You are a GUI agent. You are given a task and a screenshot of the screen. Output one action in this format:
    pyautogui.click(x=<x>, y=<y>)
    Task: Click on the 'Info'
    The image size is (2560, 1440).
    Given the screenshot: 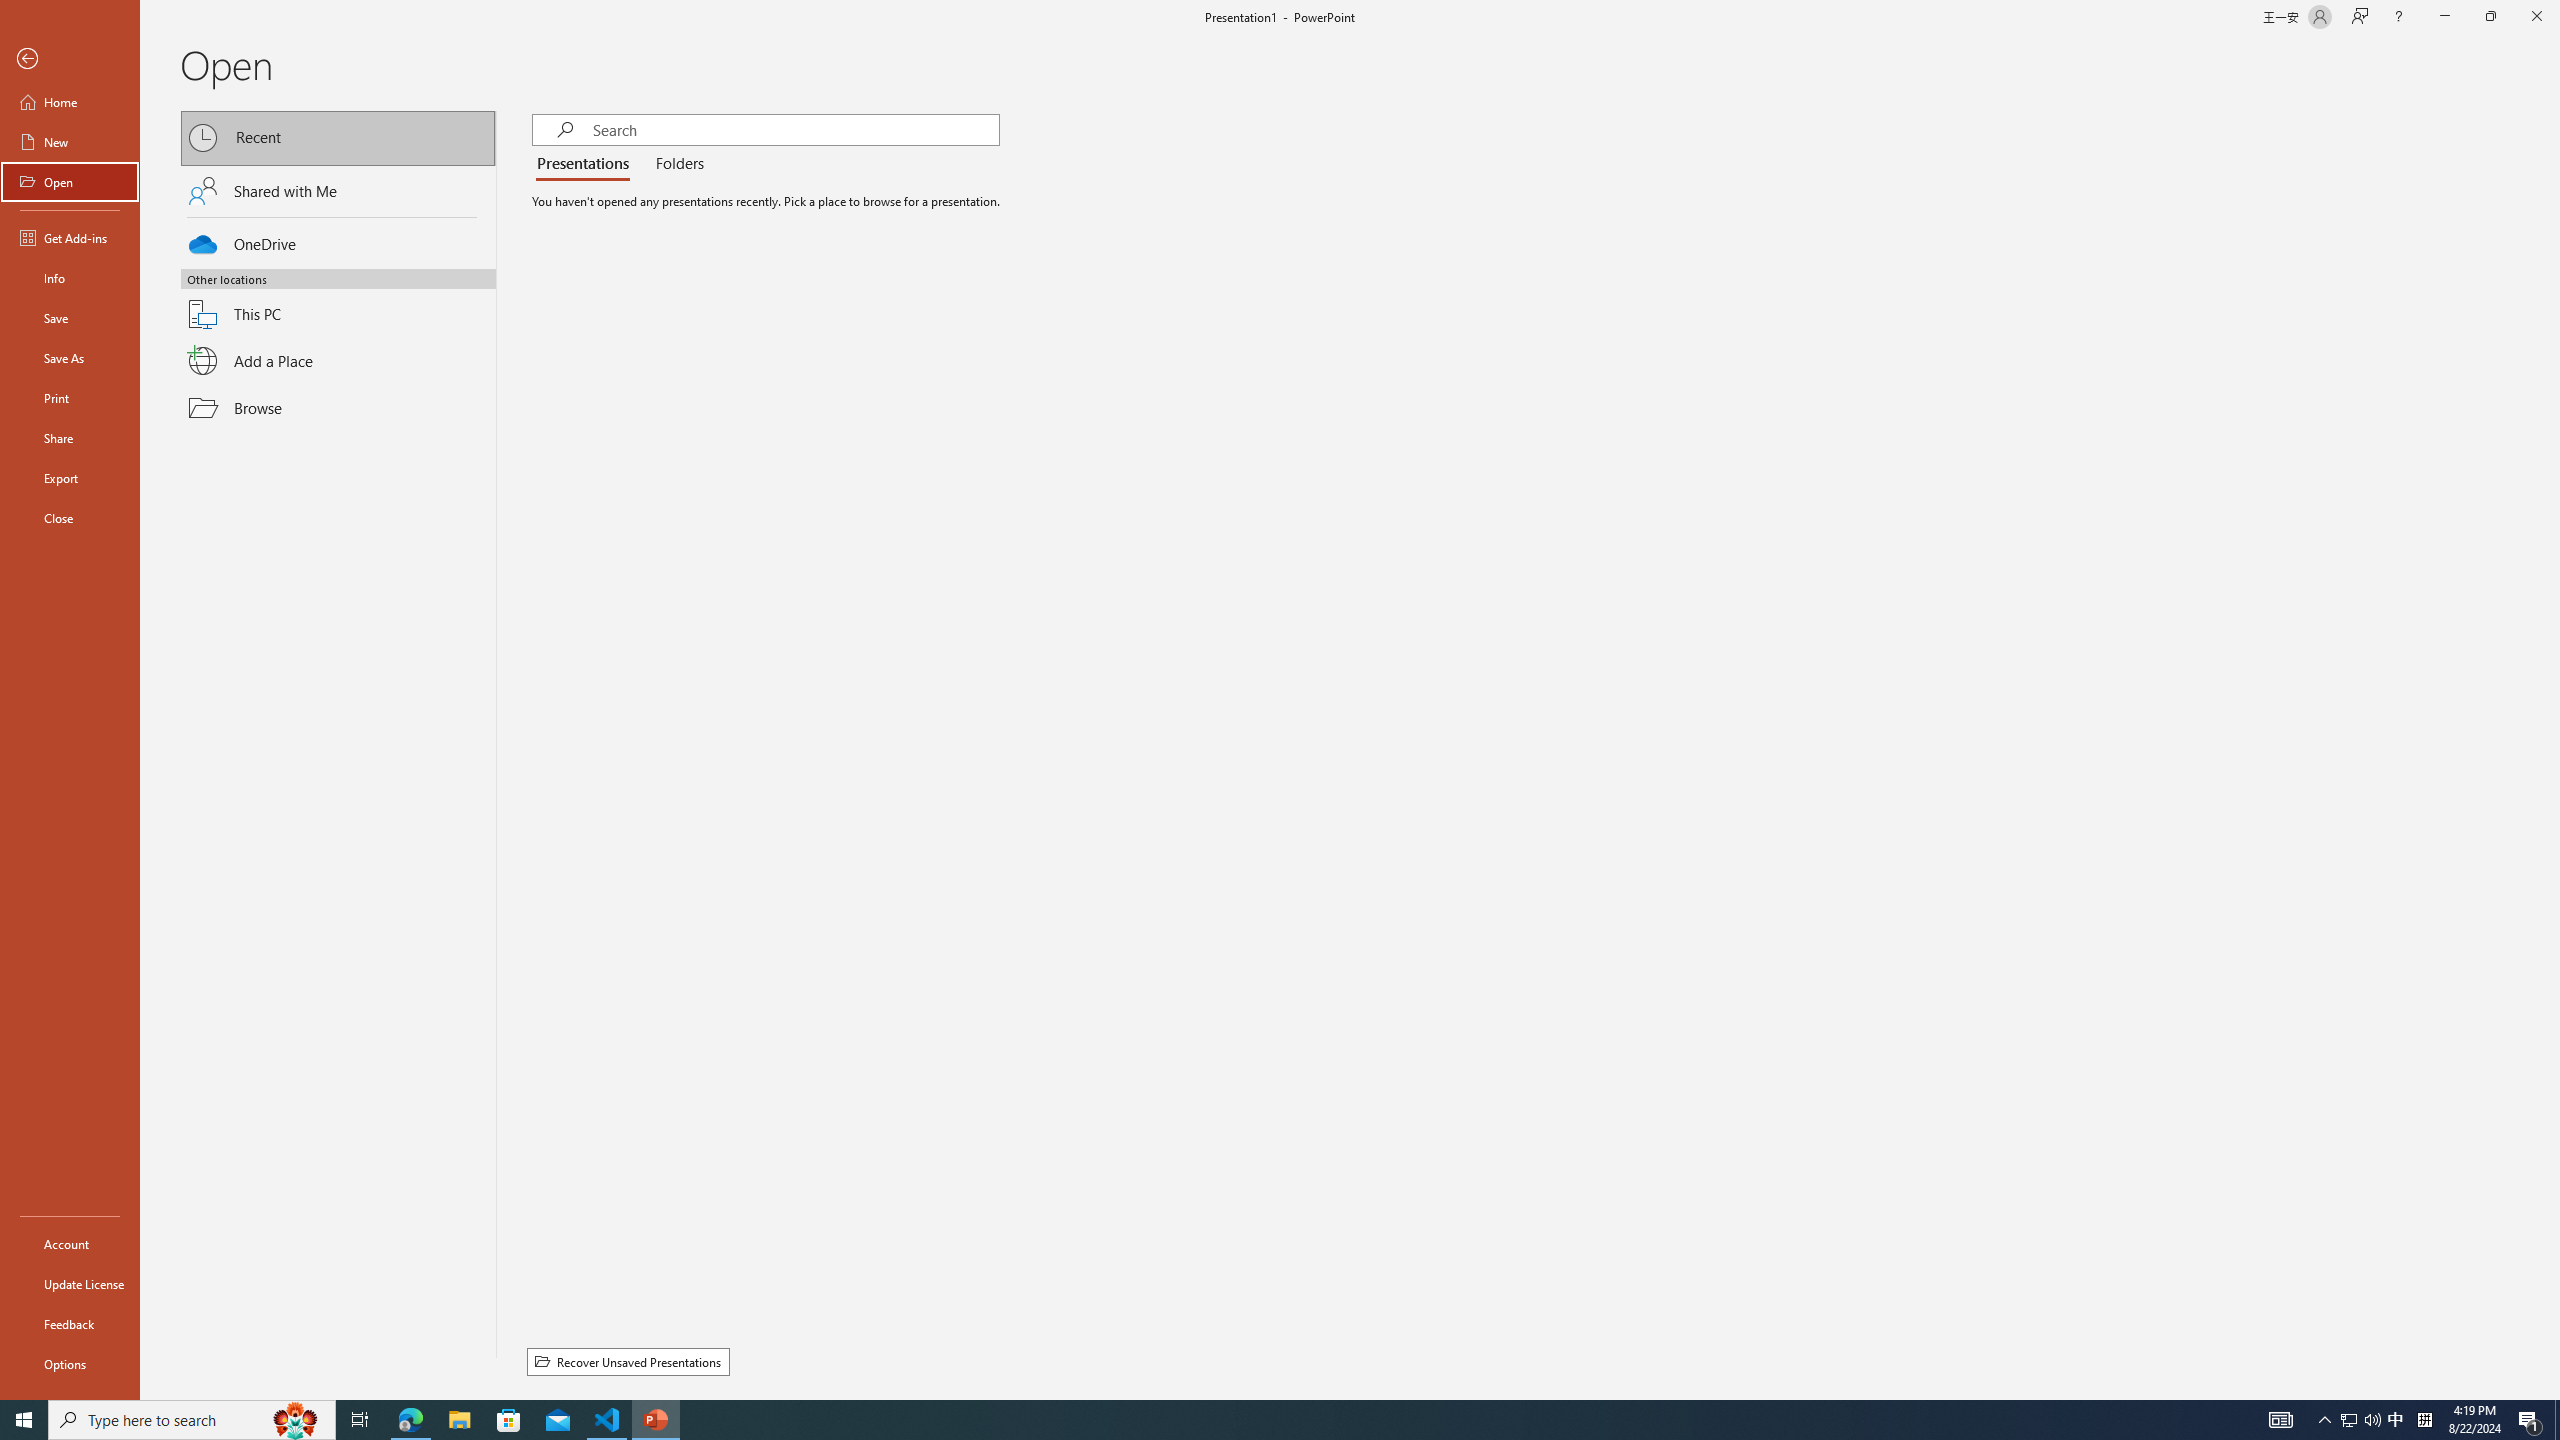 What is the action you would take?
    pyautogui.click(x=69, y=276)
    